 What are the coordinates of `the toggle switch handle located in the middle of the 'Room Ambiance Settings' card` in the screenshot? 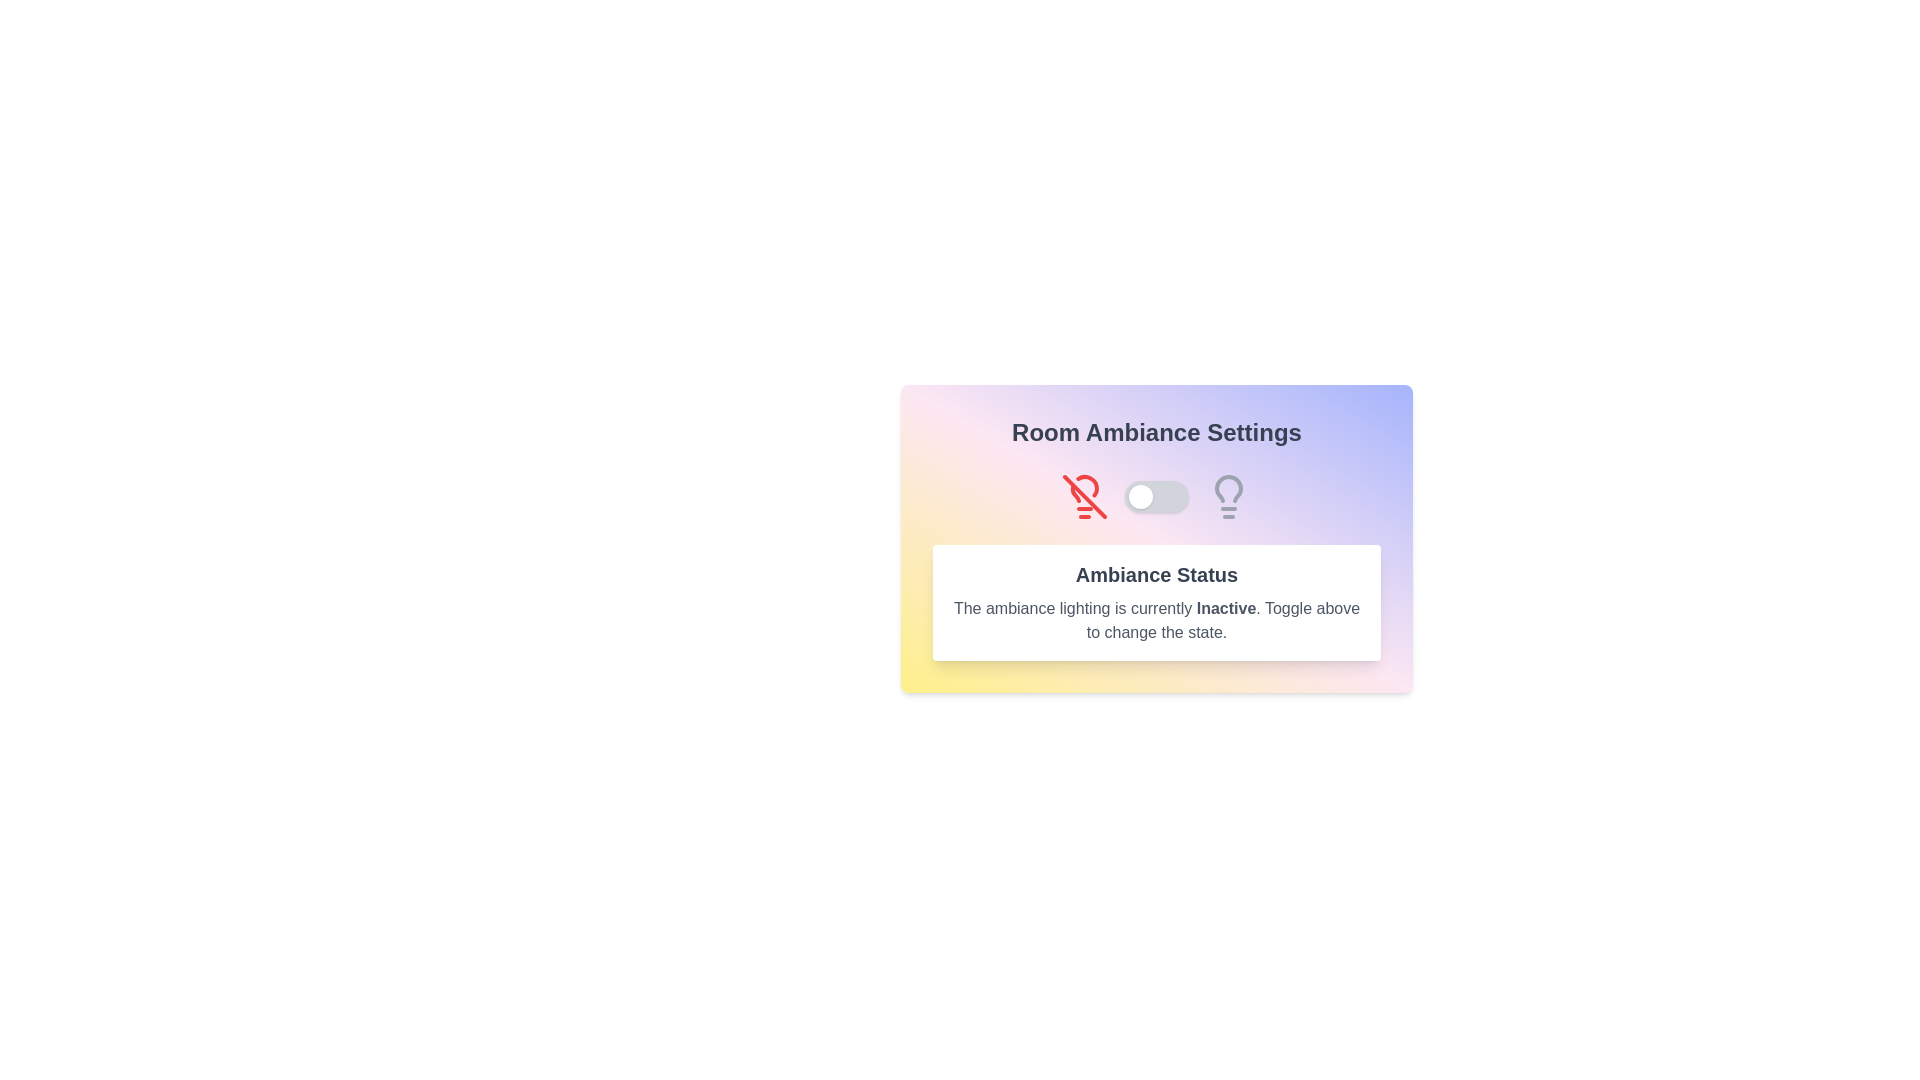 It's located at (1141, 496).